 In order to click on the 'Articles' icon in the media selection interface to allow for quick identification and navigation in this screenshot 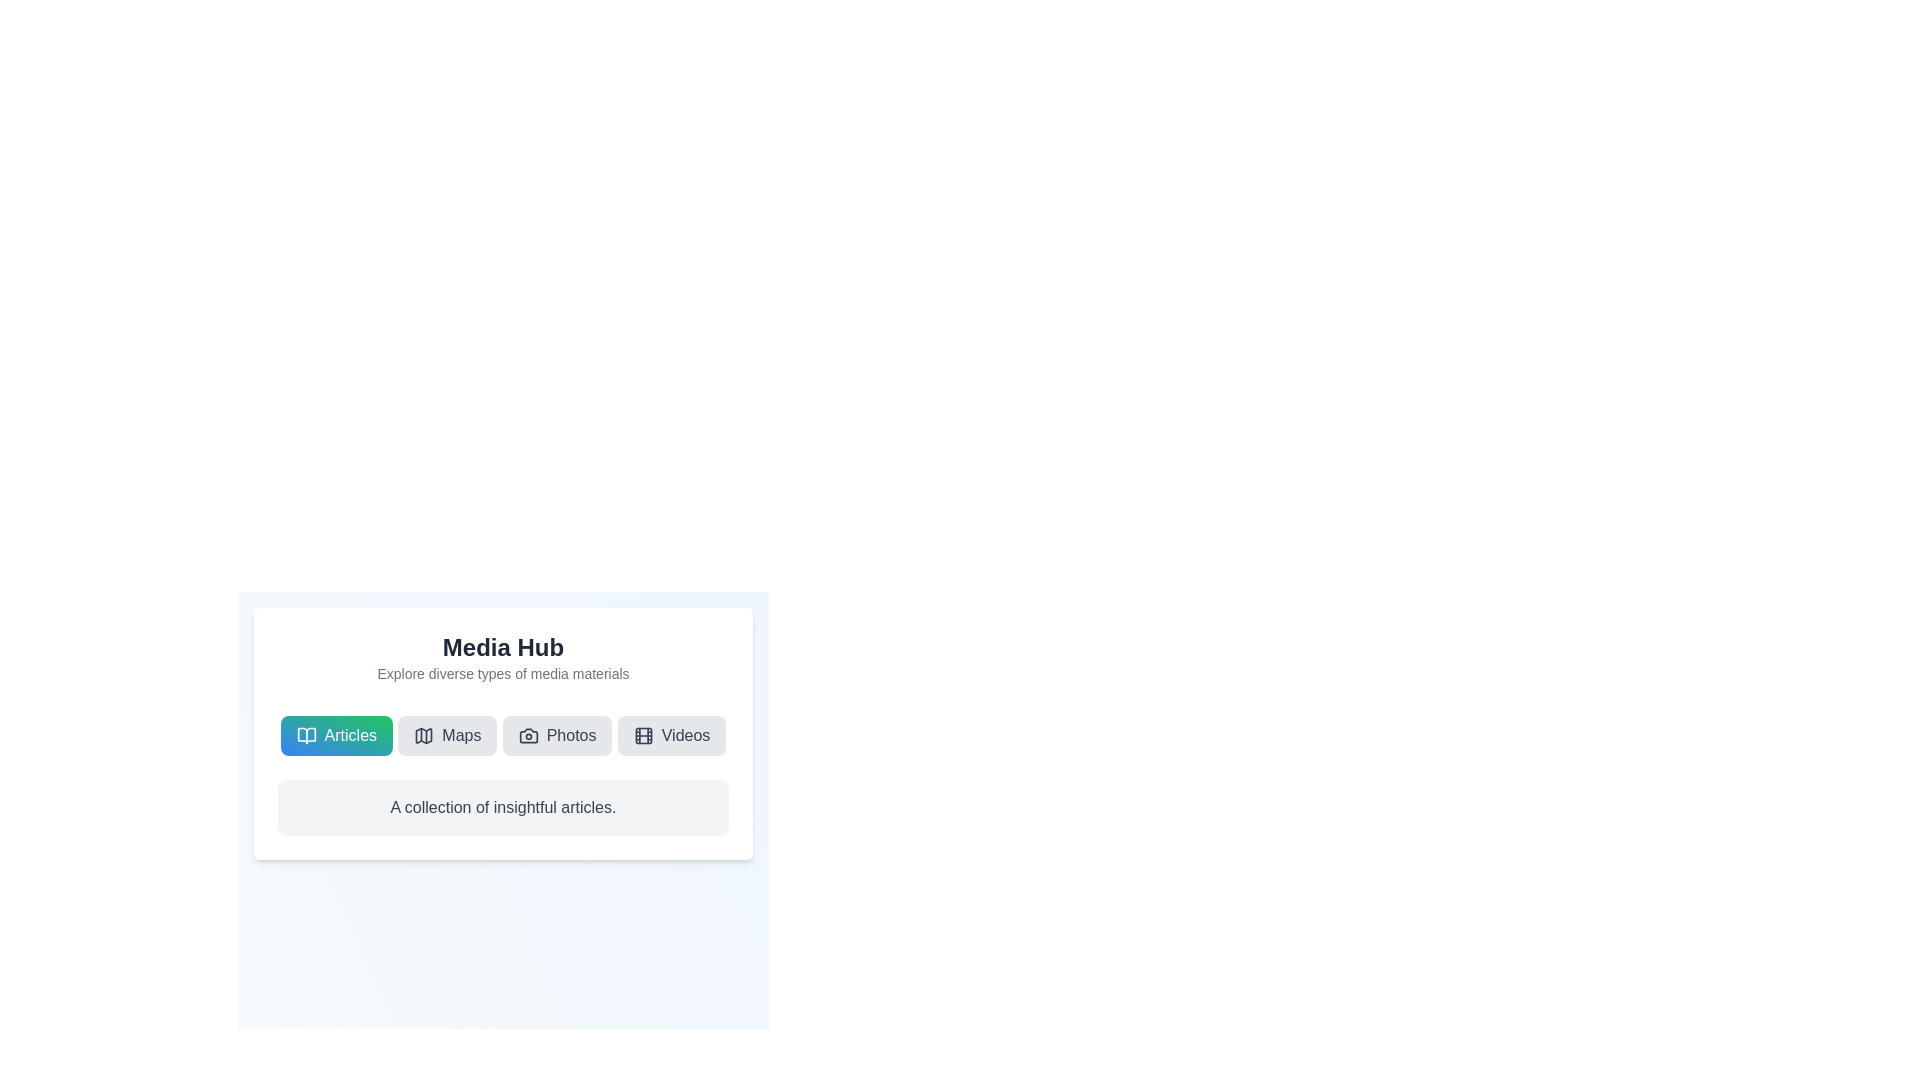, I will do `click(305, 736)`.